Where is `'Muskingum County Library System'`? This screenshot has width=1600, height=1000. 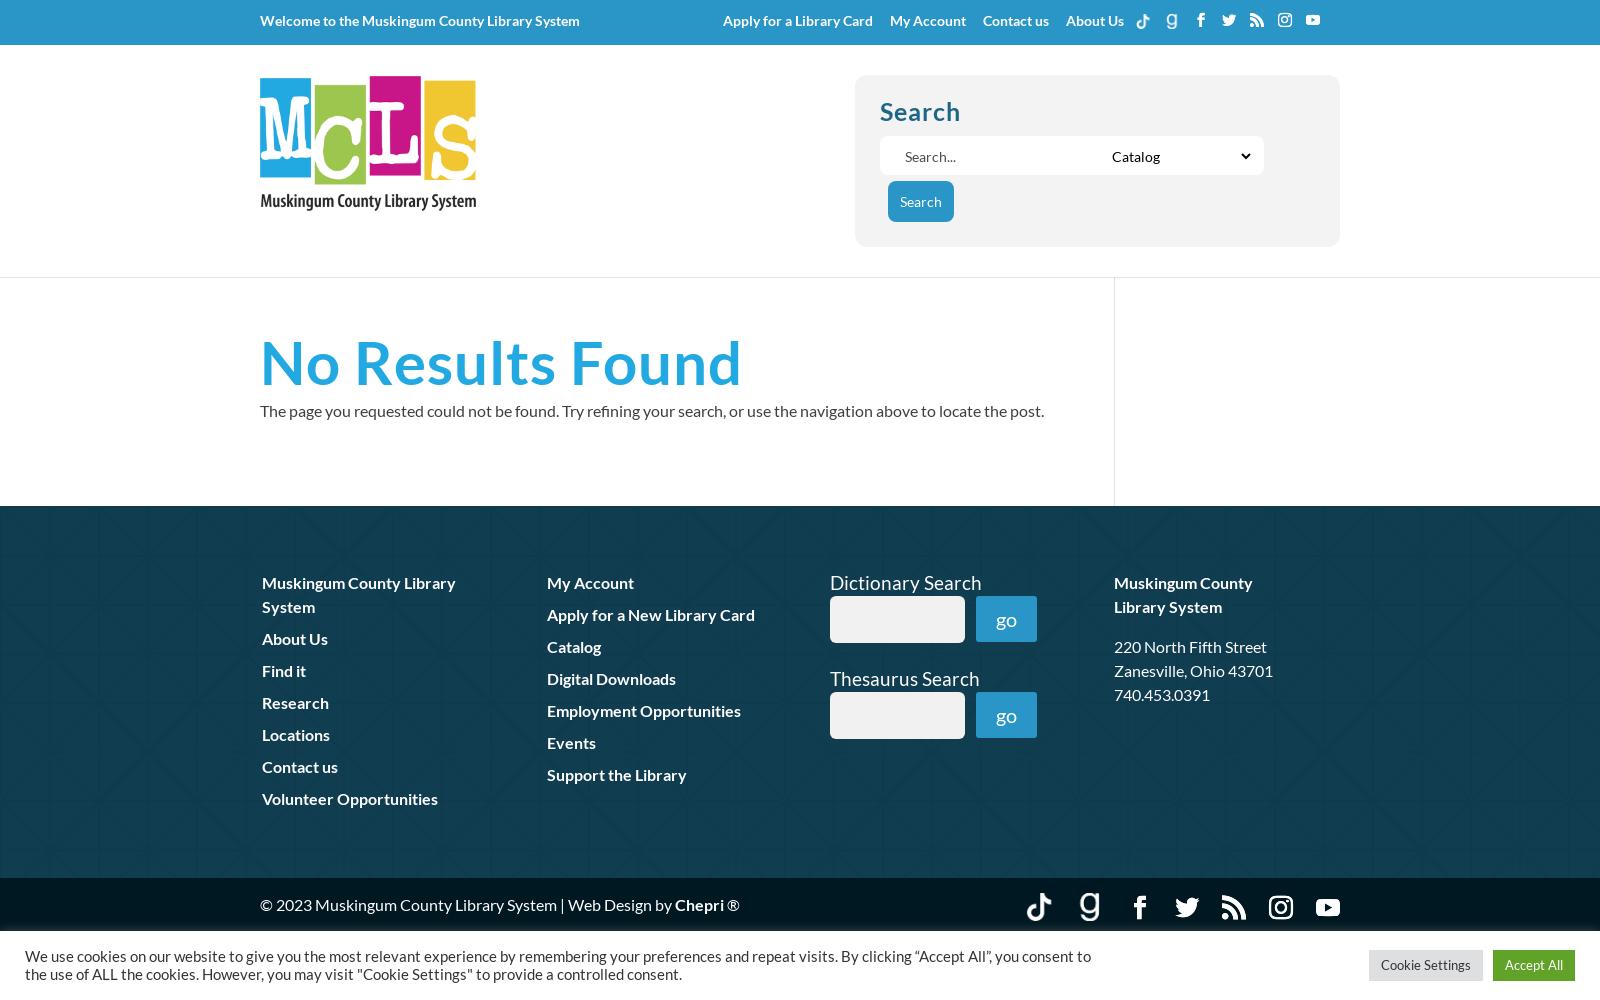 'Muskingum County Library System' is located at coordinates (359, 592).